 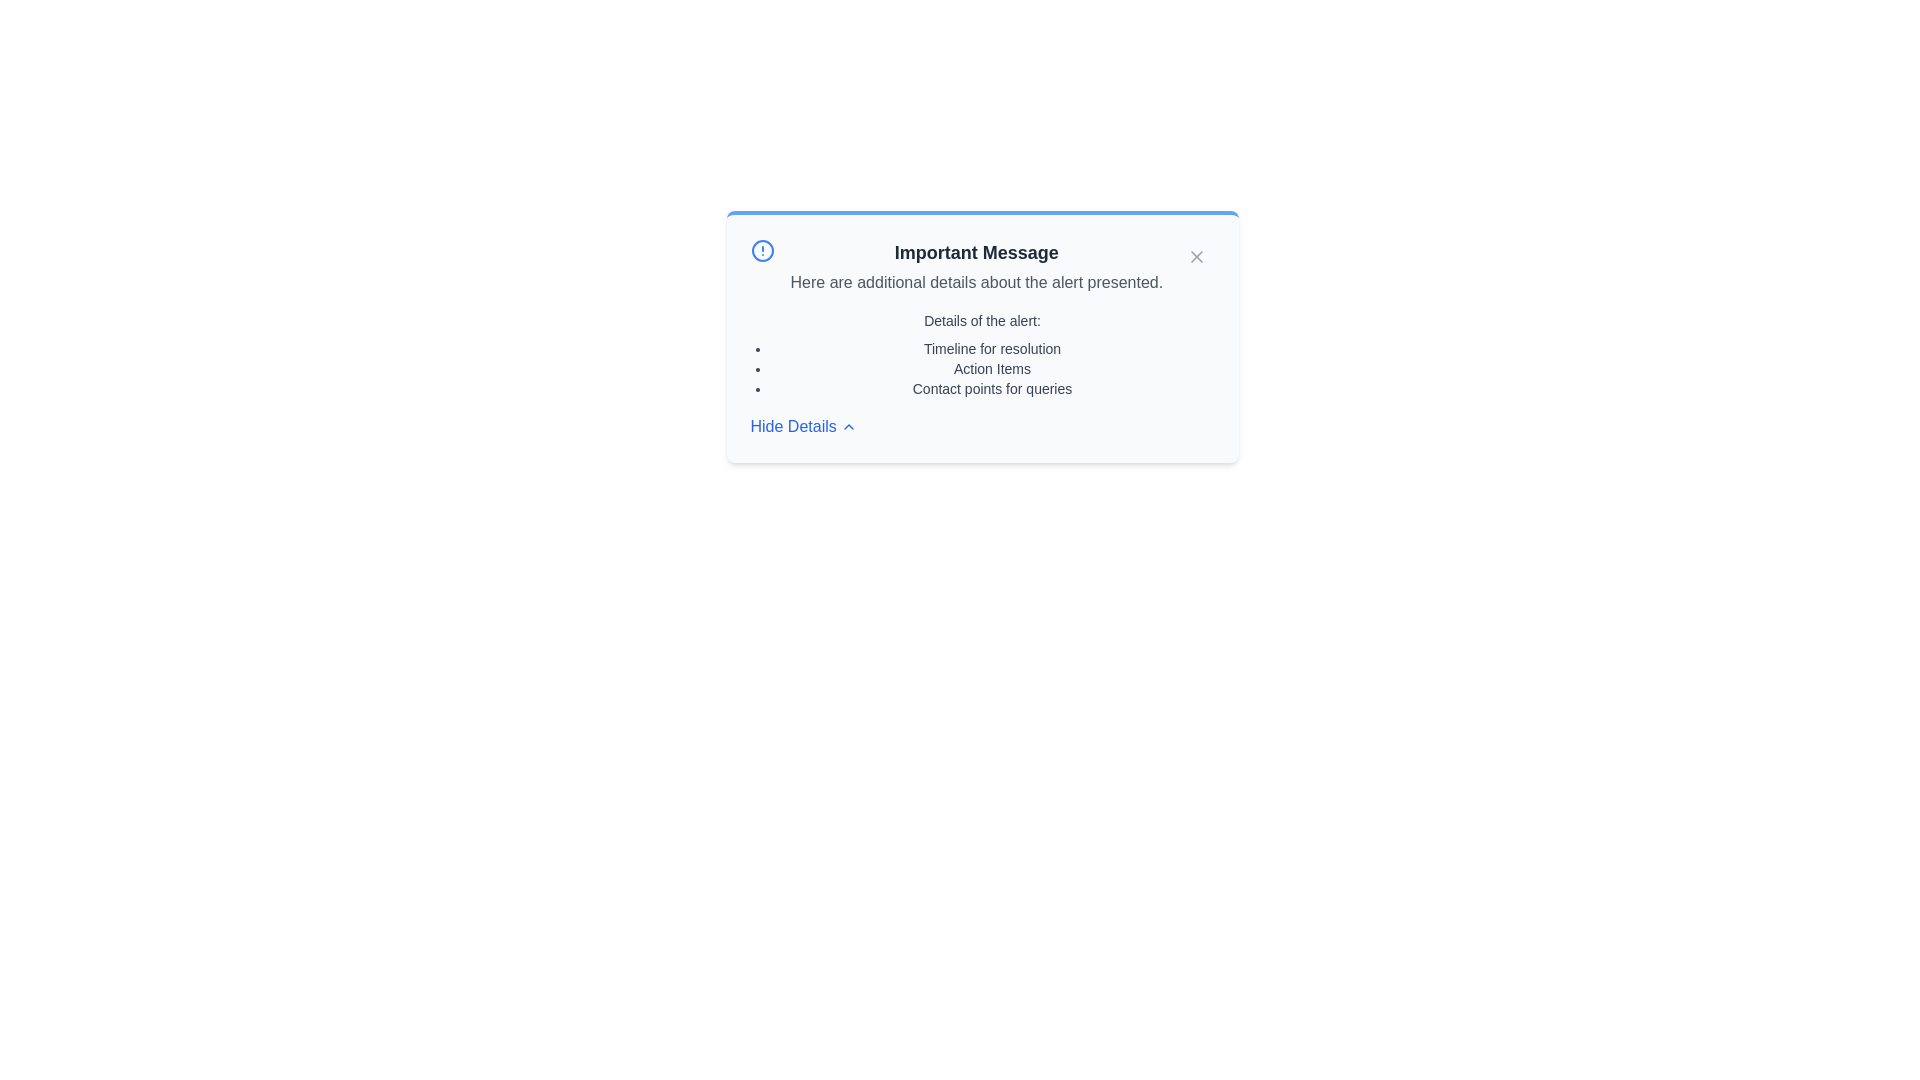 What do you see at coordinates (1196, 256) in the screenshot?
I see `the 'X' icon in the top-right corner of the card labeled 'Important Message'` at bounding box center [1196, 256].